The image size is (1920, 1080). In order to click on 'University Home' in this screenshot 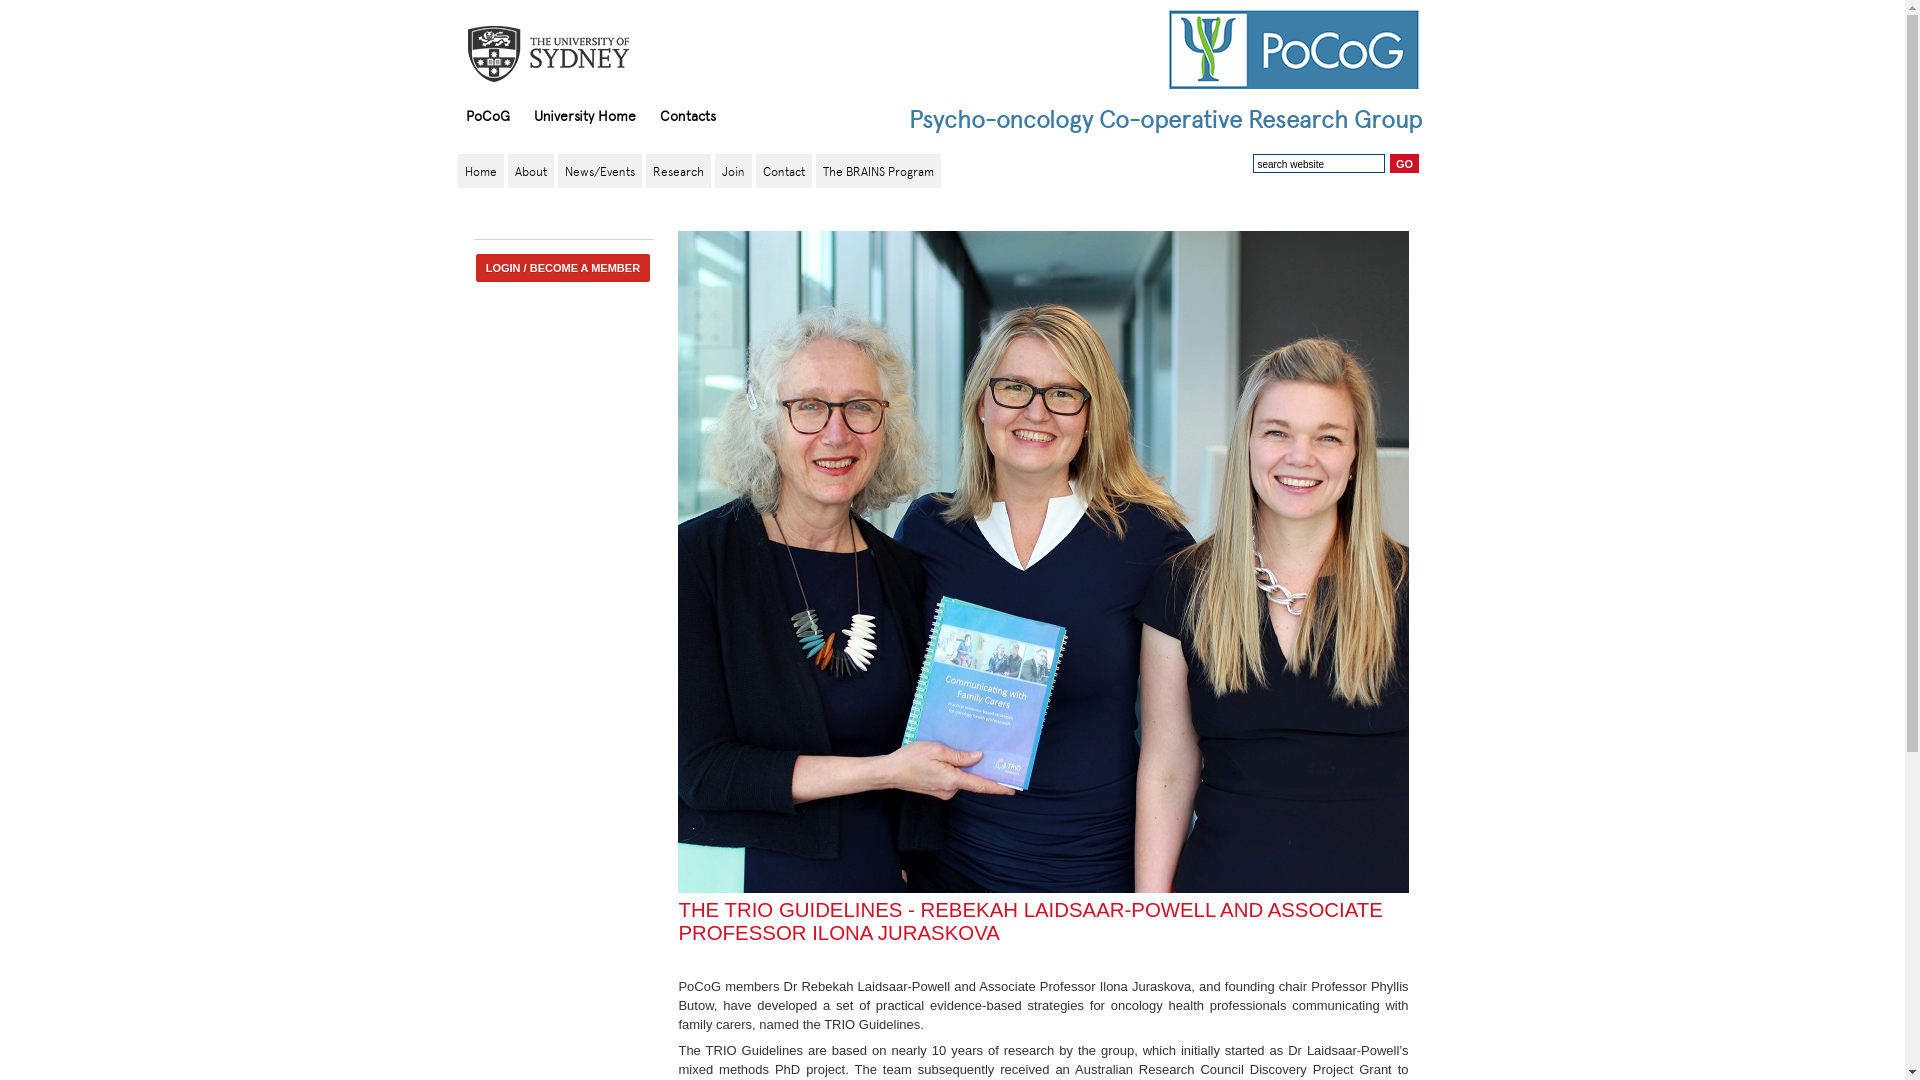, I will do `click(522, 115)`.